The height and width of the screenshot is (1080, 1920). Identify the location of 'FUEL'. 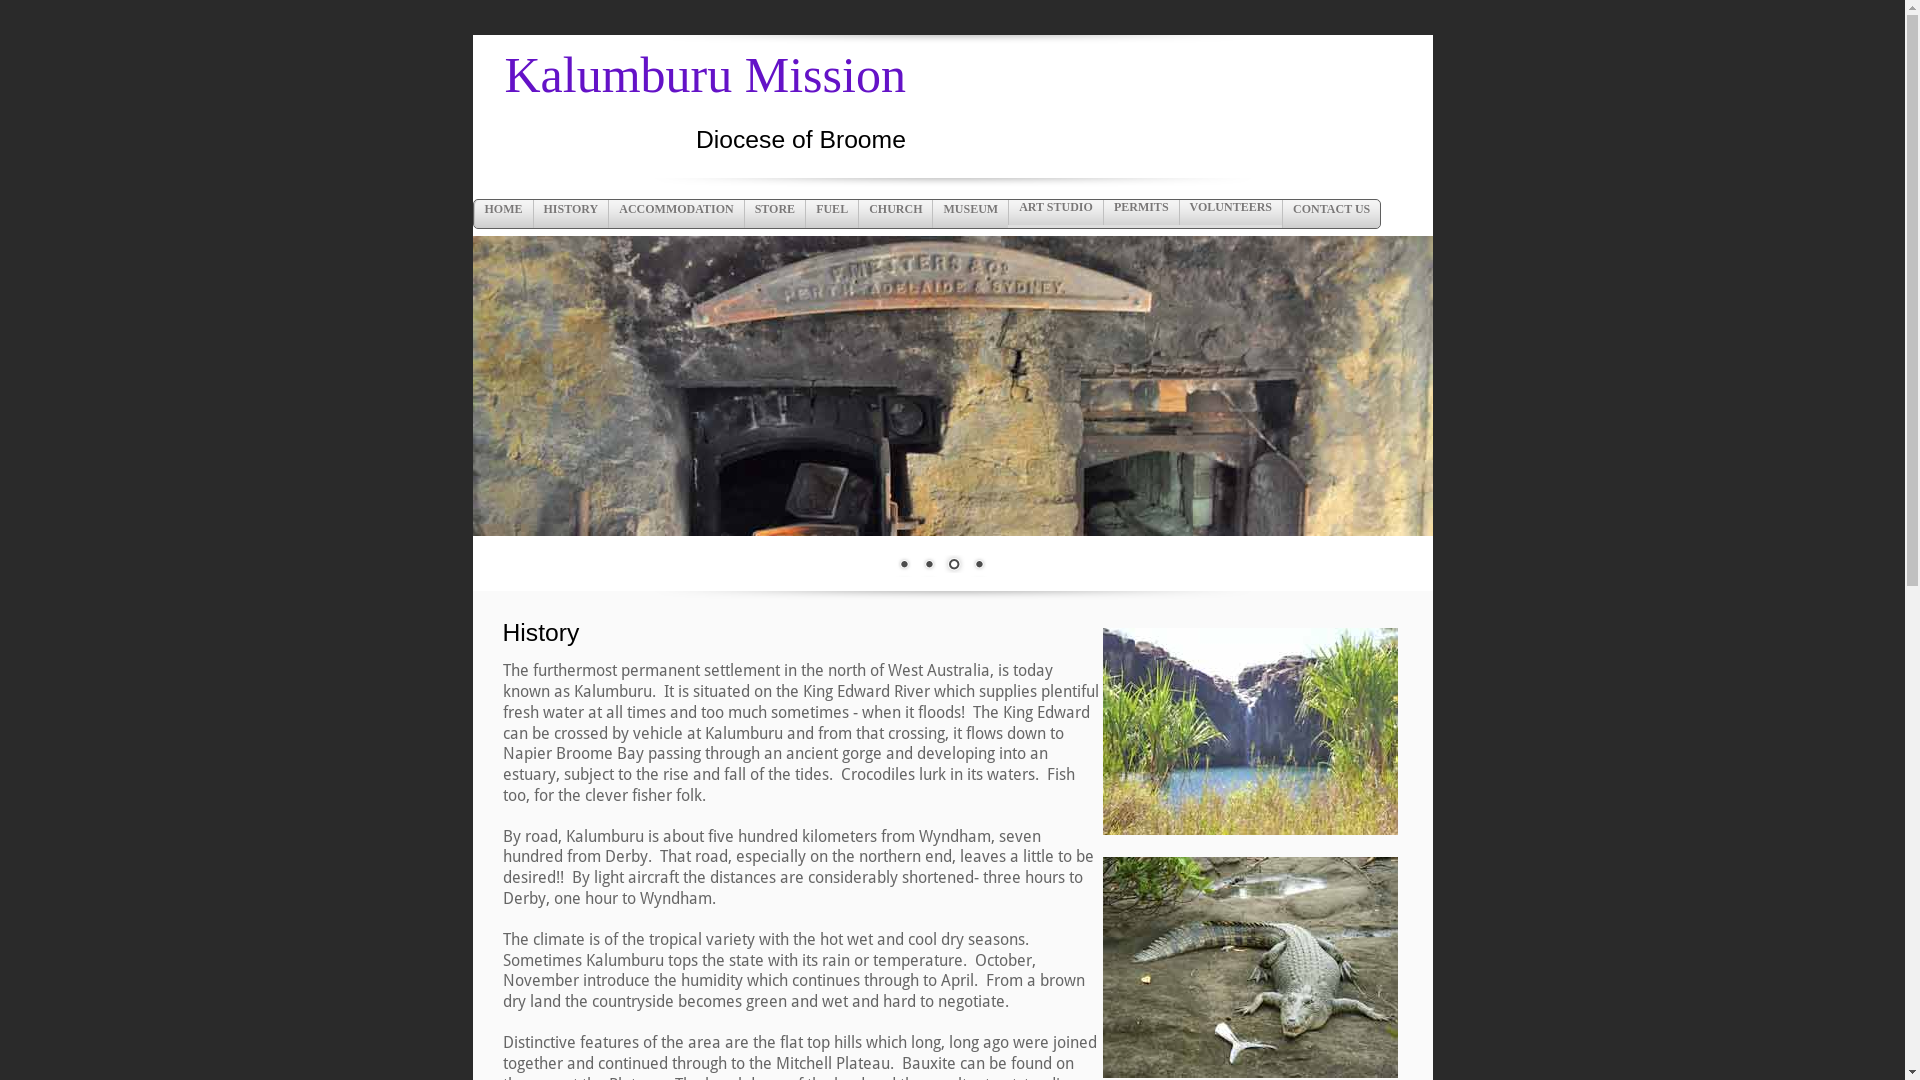
(805, 213).